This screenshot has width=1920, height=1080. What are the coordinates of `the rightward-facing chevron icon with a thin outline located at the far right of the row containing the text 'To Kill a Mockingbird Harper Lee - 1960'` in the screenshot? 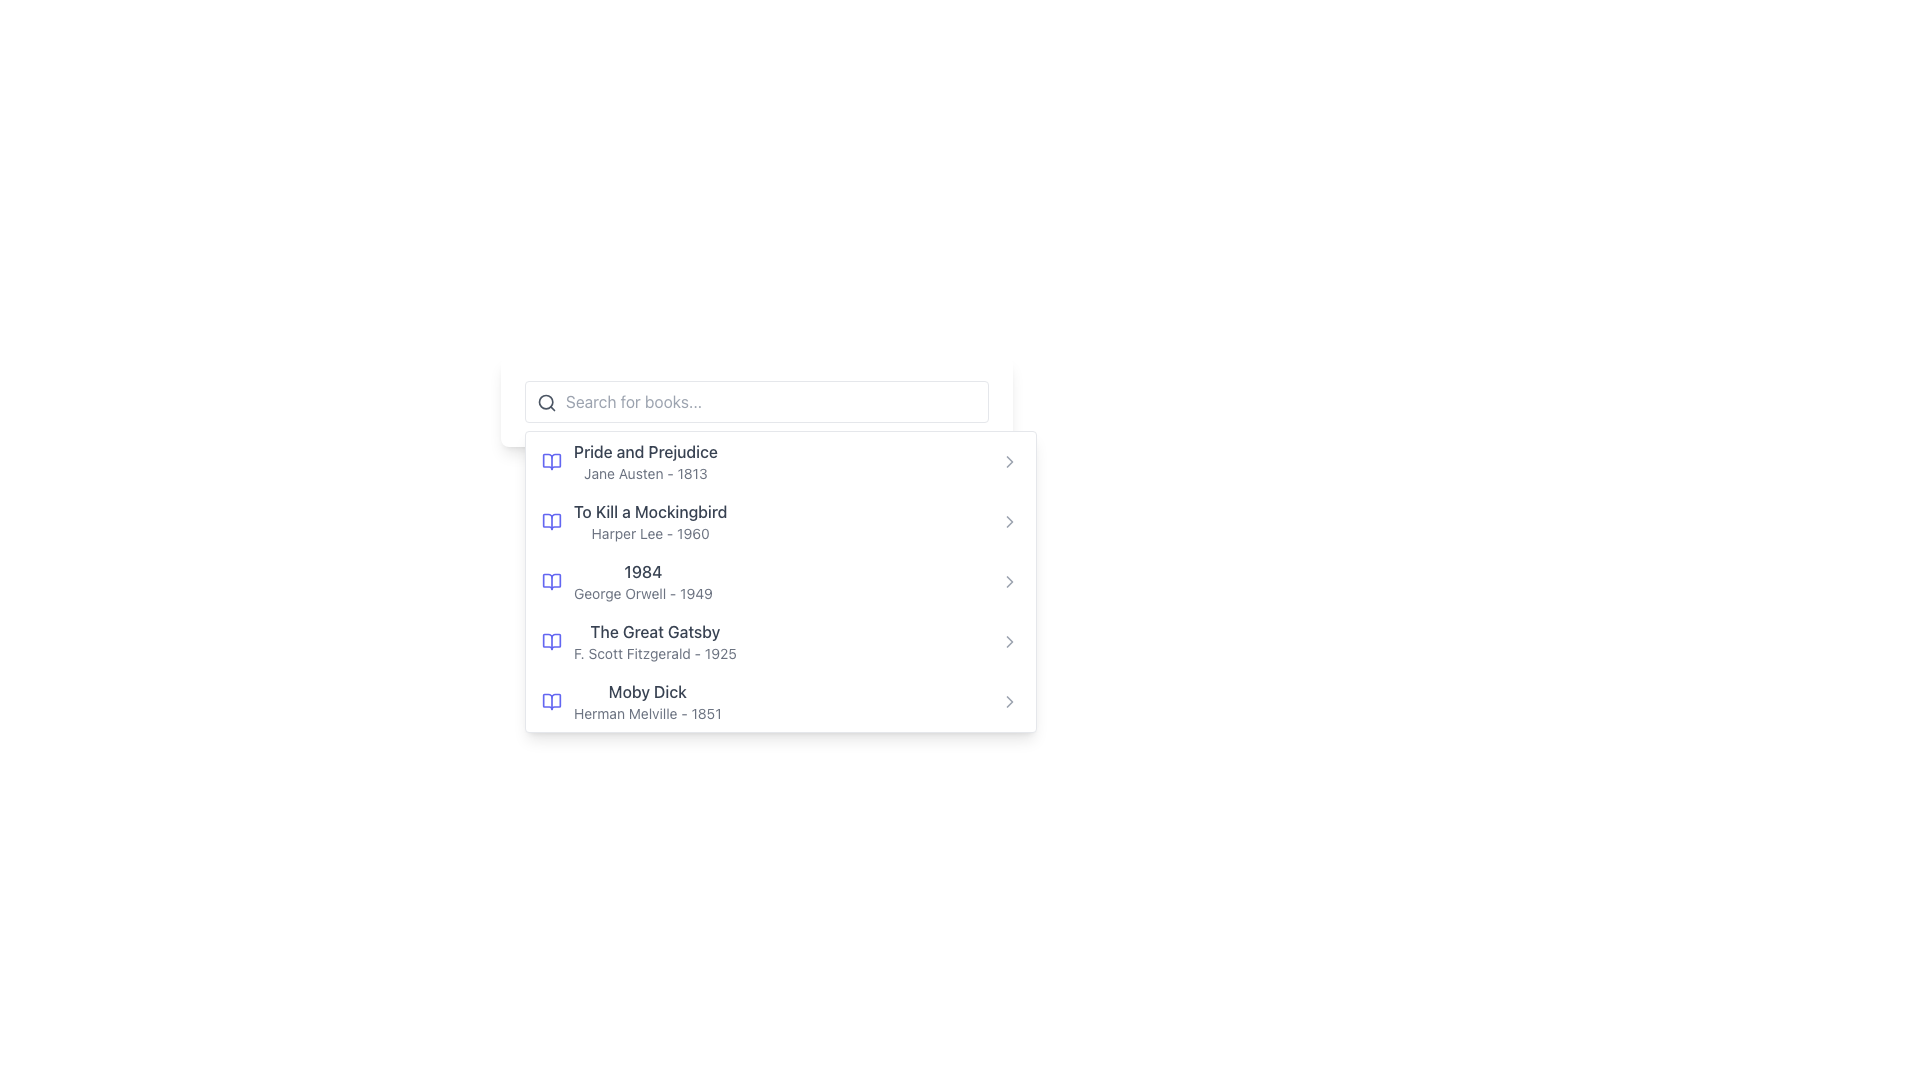 It's located at (1009, 520).